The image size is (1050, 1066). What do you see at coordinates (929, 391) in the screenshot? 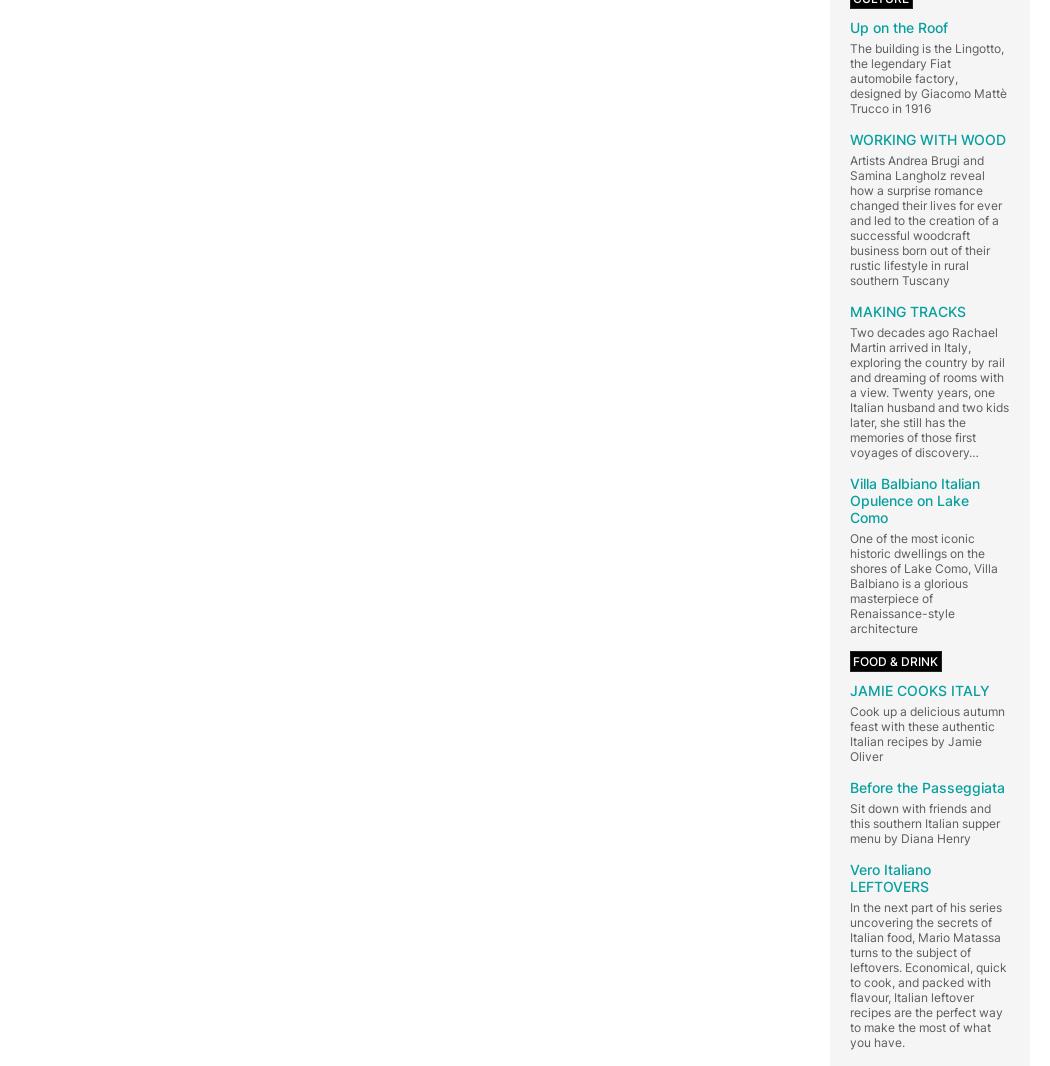
I see `'Two decades ago Rachael Martin arrived in Italy, exploring the country by rail and dreaming of rooms with a view. Twenty years, one Italian husband and two kids later, she still has the memories of those first voyages of discovery…'` at bounding box center [929, 391].